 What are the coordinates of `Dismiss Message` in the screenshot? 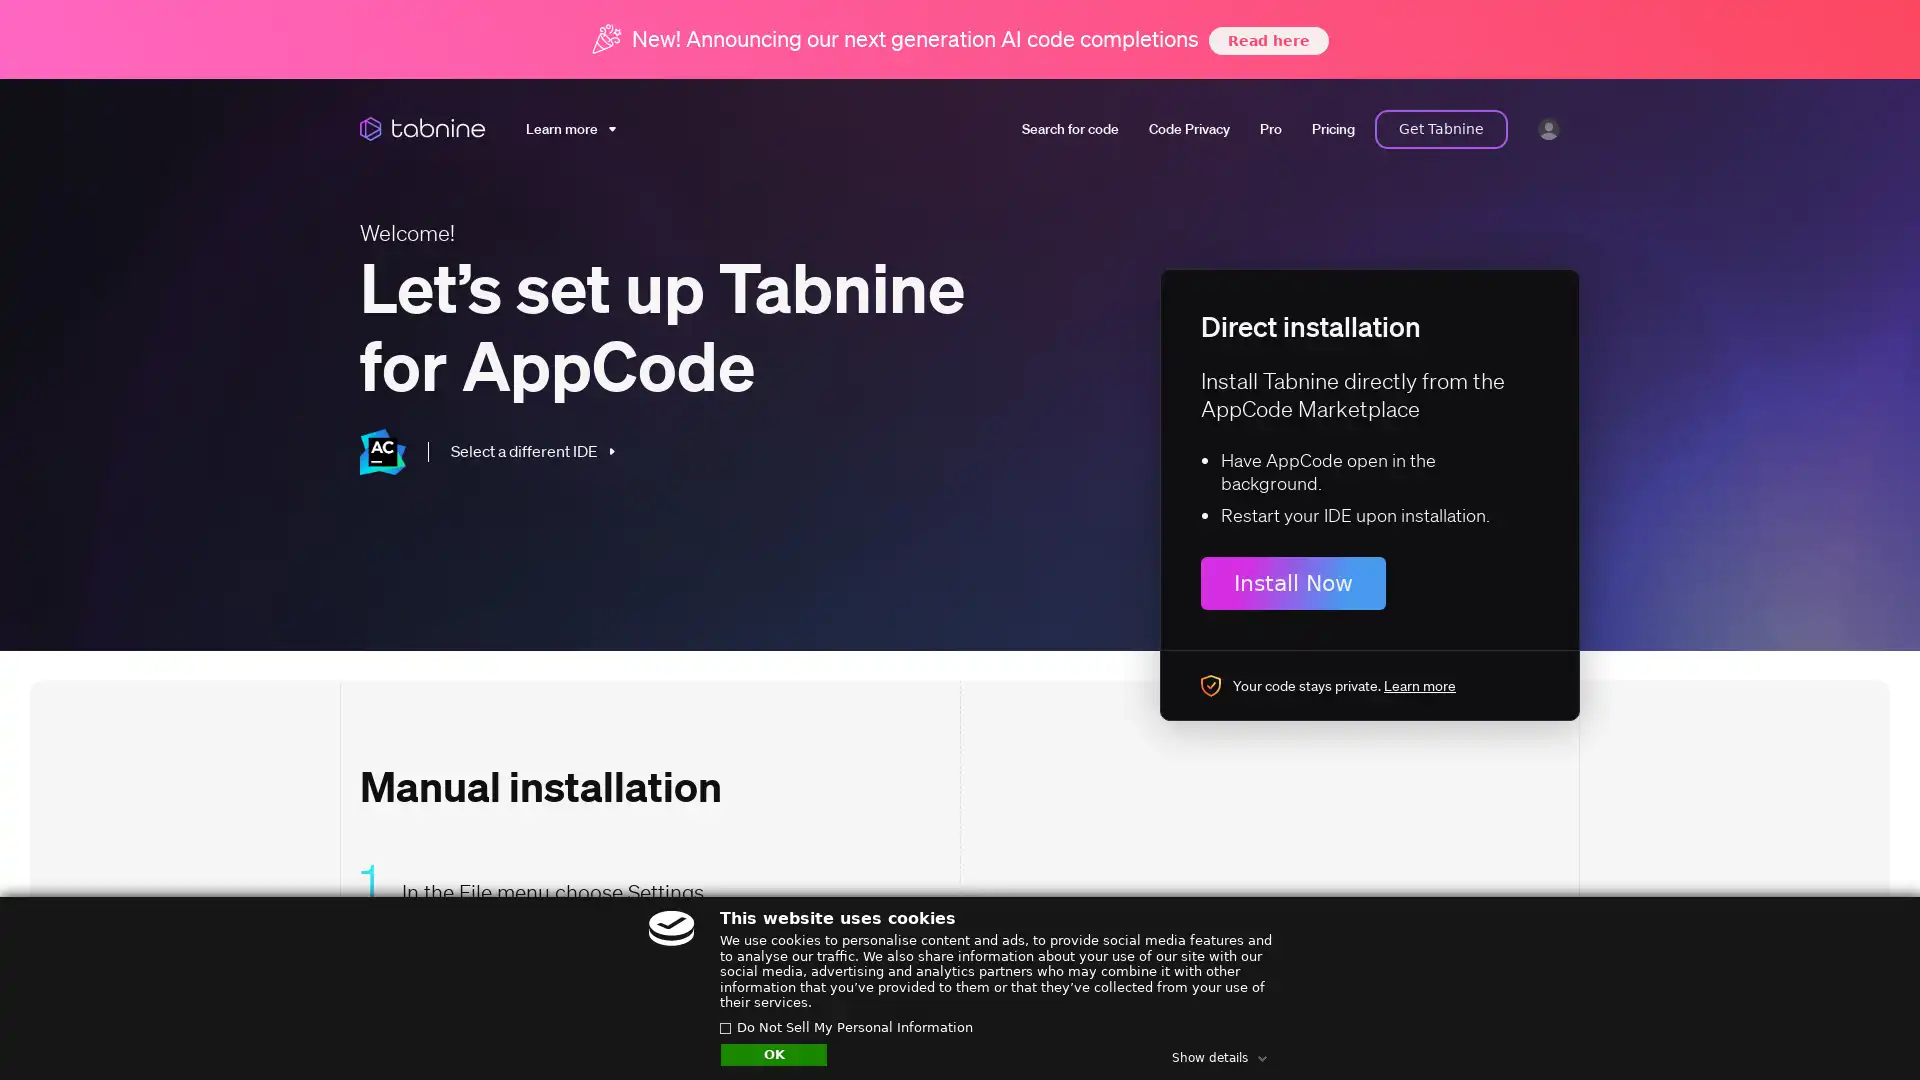 It's located at (1815, 1003).